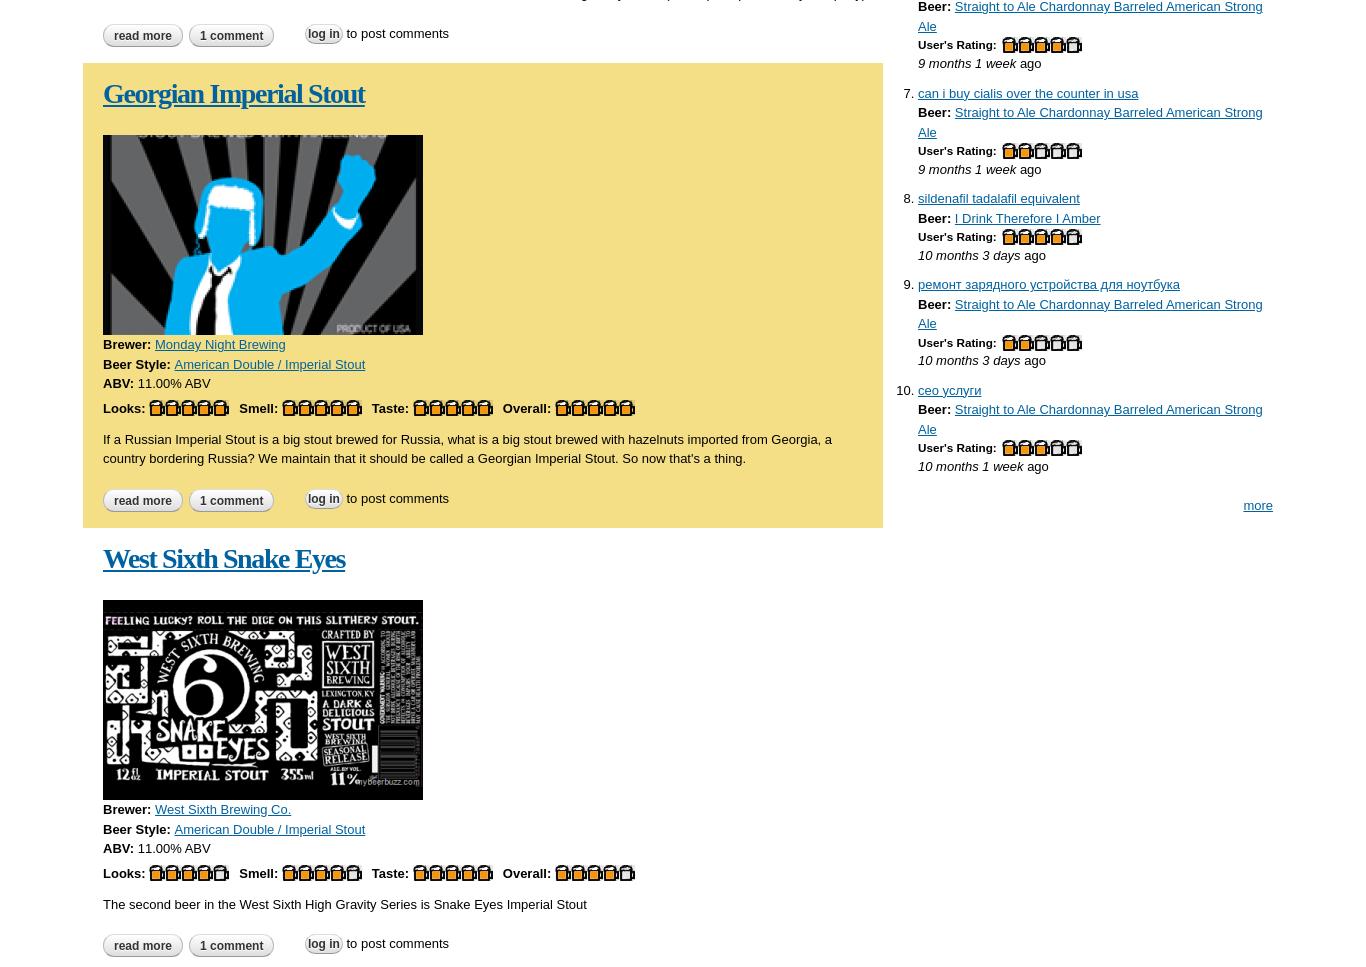 This screenshot has width=1366, height=967. Describe the element at coordinates (222, 808) in the screenshot. I see `'West Sixth Brewing Co.'` at that location.